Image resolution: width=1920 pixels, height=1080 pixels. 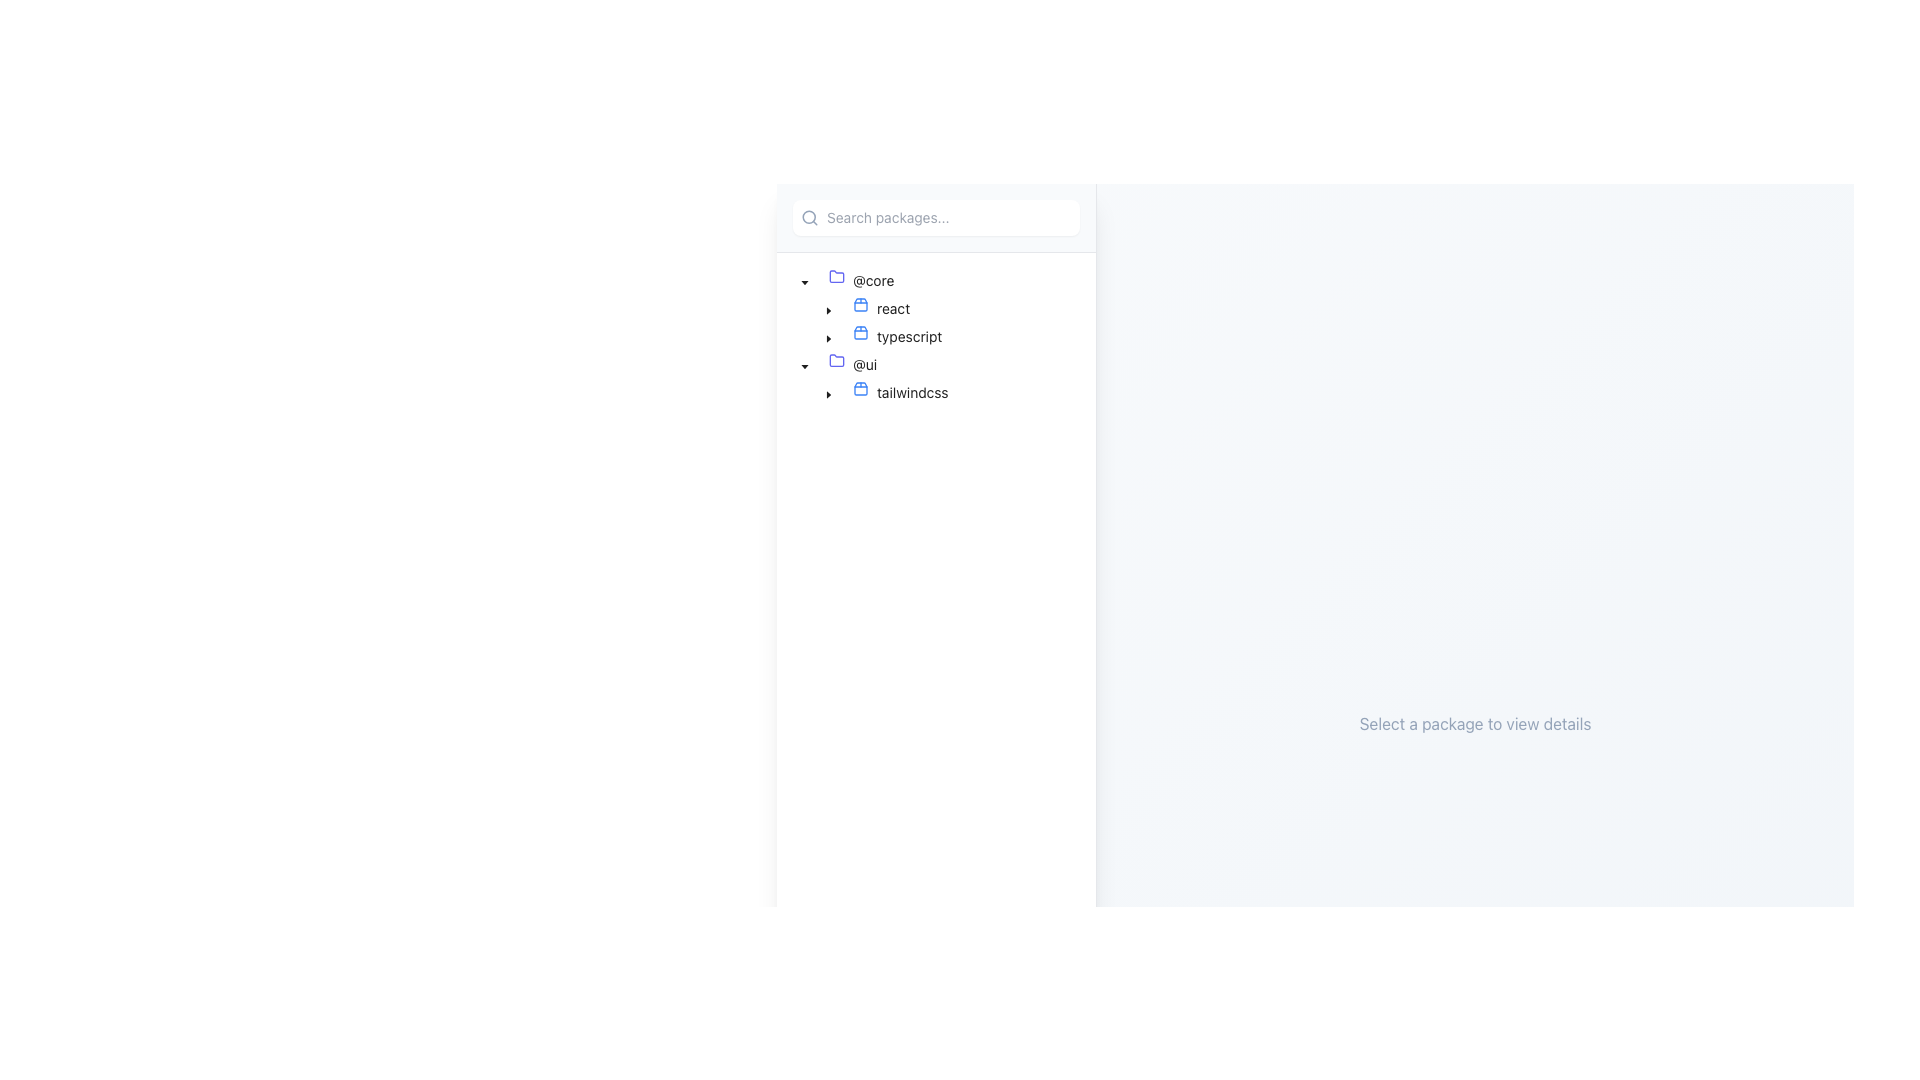 What do you see at coordinates (805, 393) in the screenshot?
I see `the indent marker element within the treeview structure under the '@ui' section, preceding the 'tailwindcss' node` at bounding box center [805, 393].